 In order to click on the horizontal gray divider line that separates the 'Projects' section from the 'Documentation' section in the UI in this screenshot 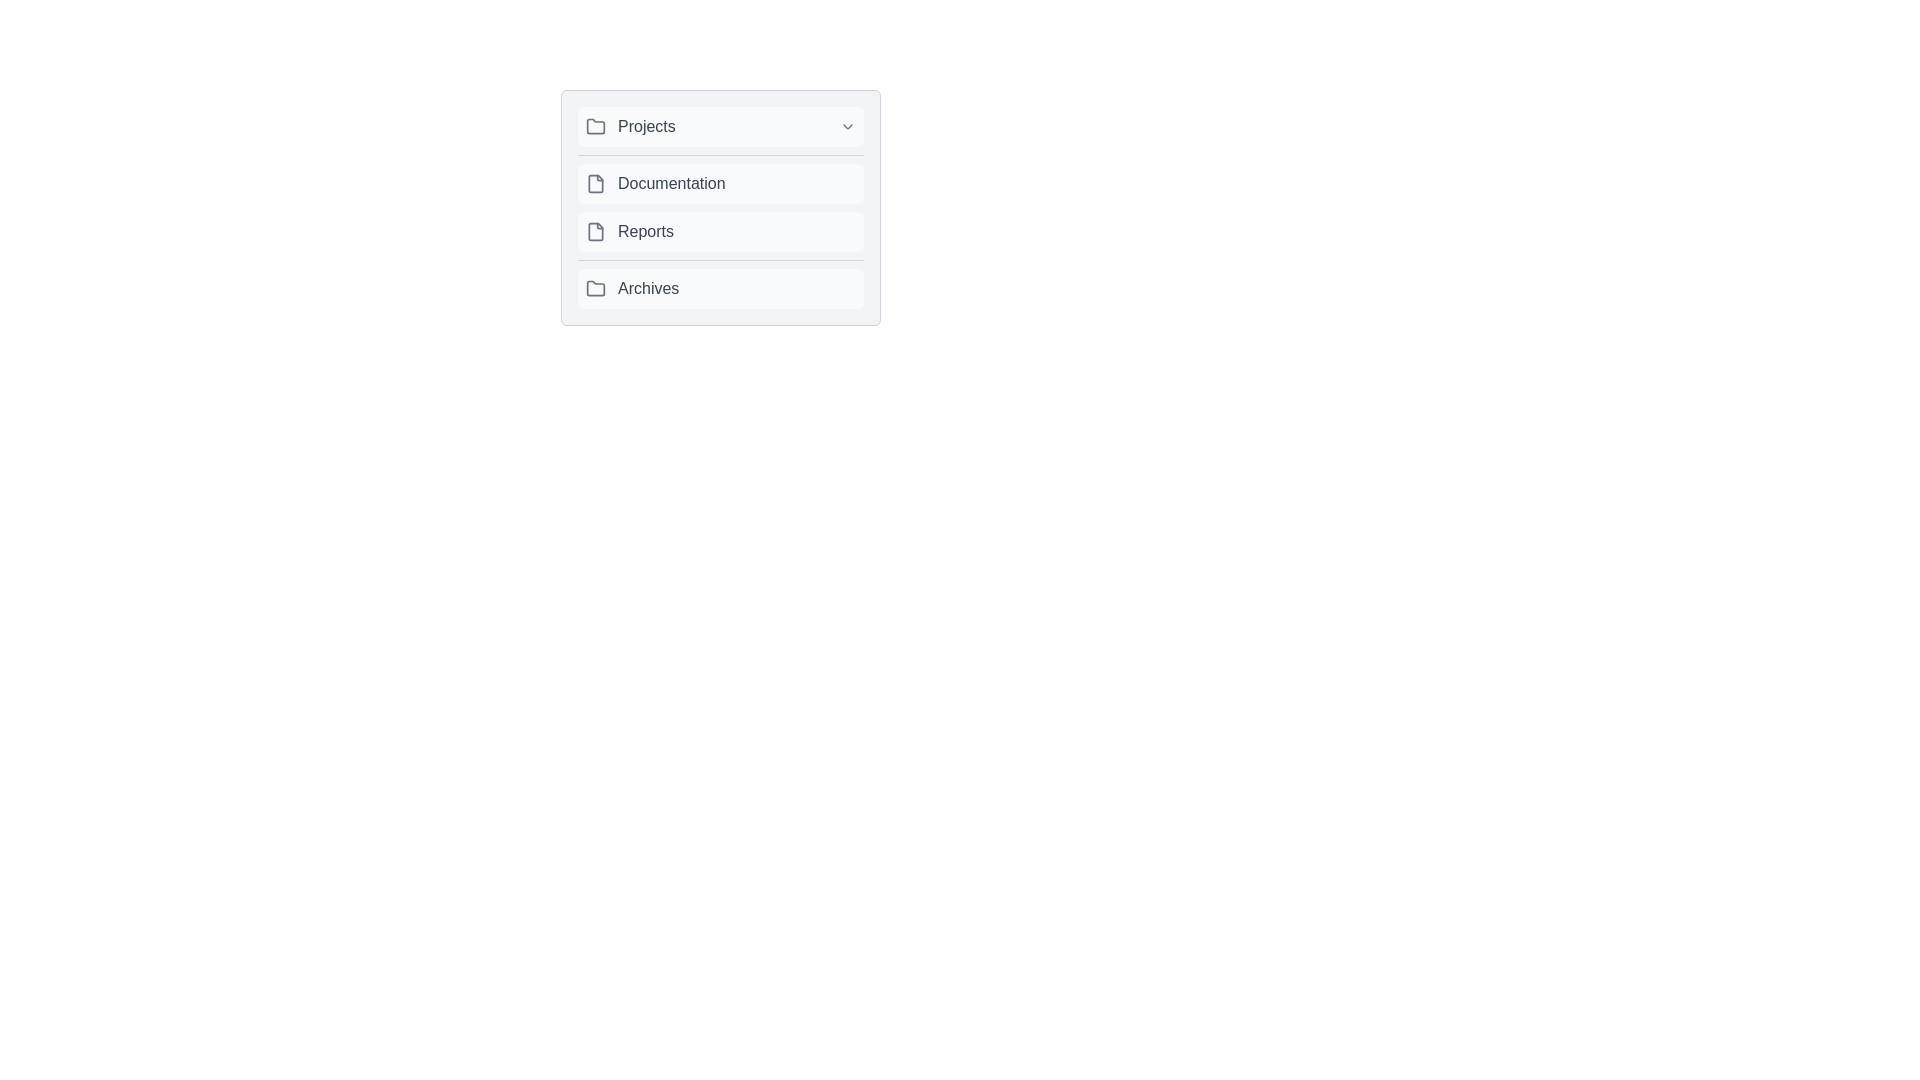, I will do `click(720, 154)`.